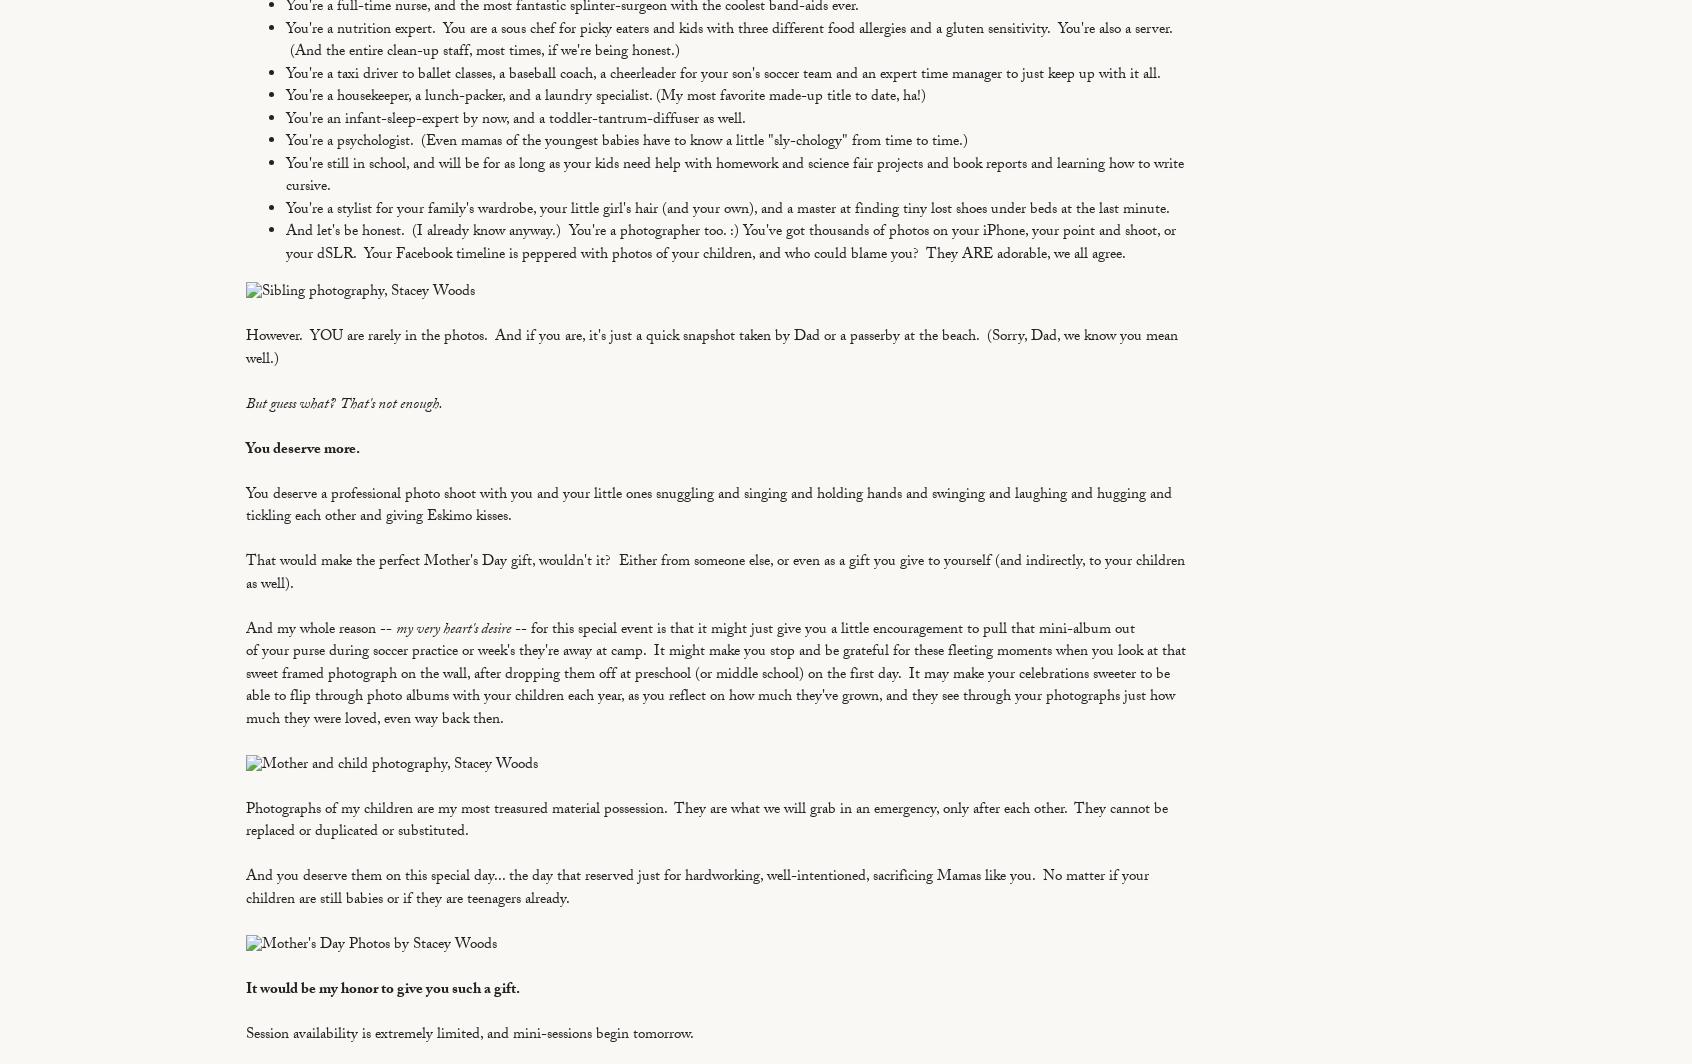 The image size is (1692, 1064). What do you see at coordinates (452, 629) in the screenshot?
I see `'my very heart's desire'` at bounding box center [452, 629].